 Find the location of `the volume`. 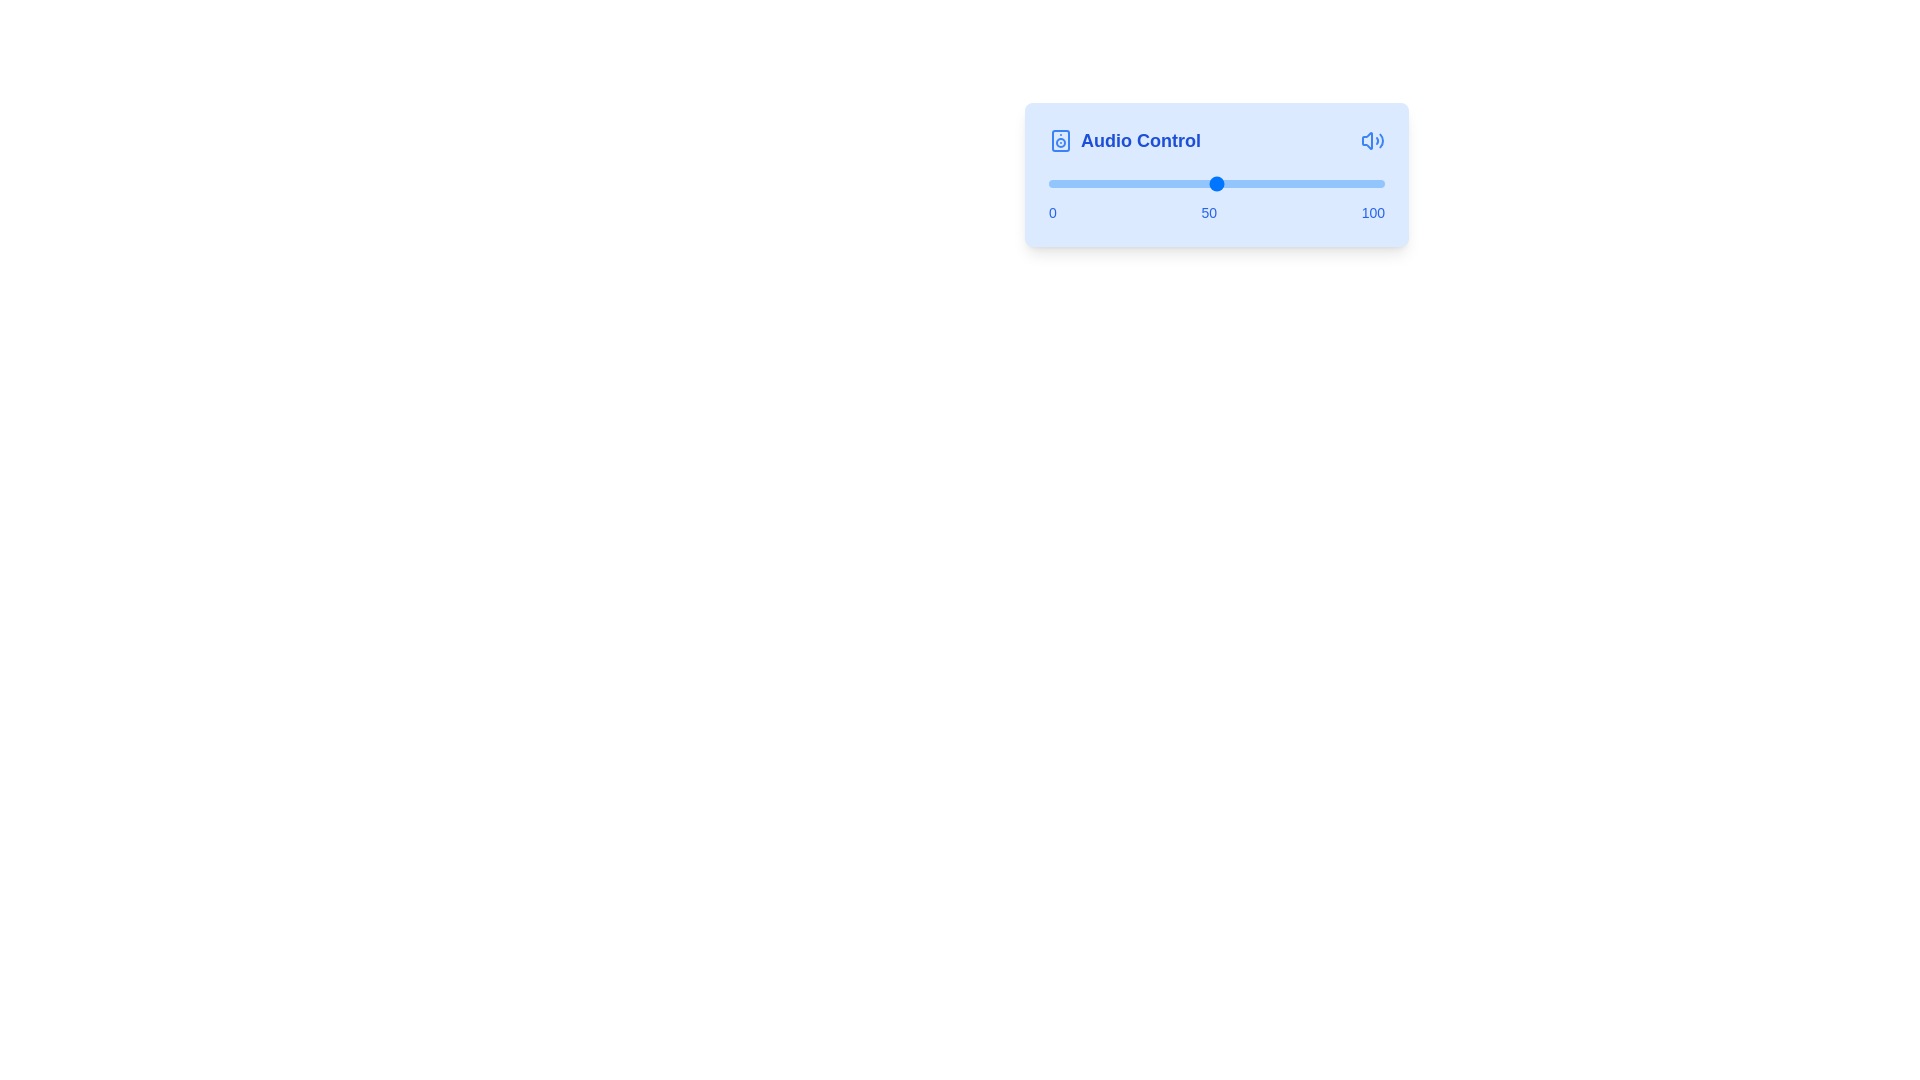

the volume is located at coordinates (1170, 184).